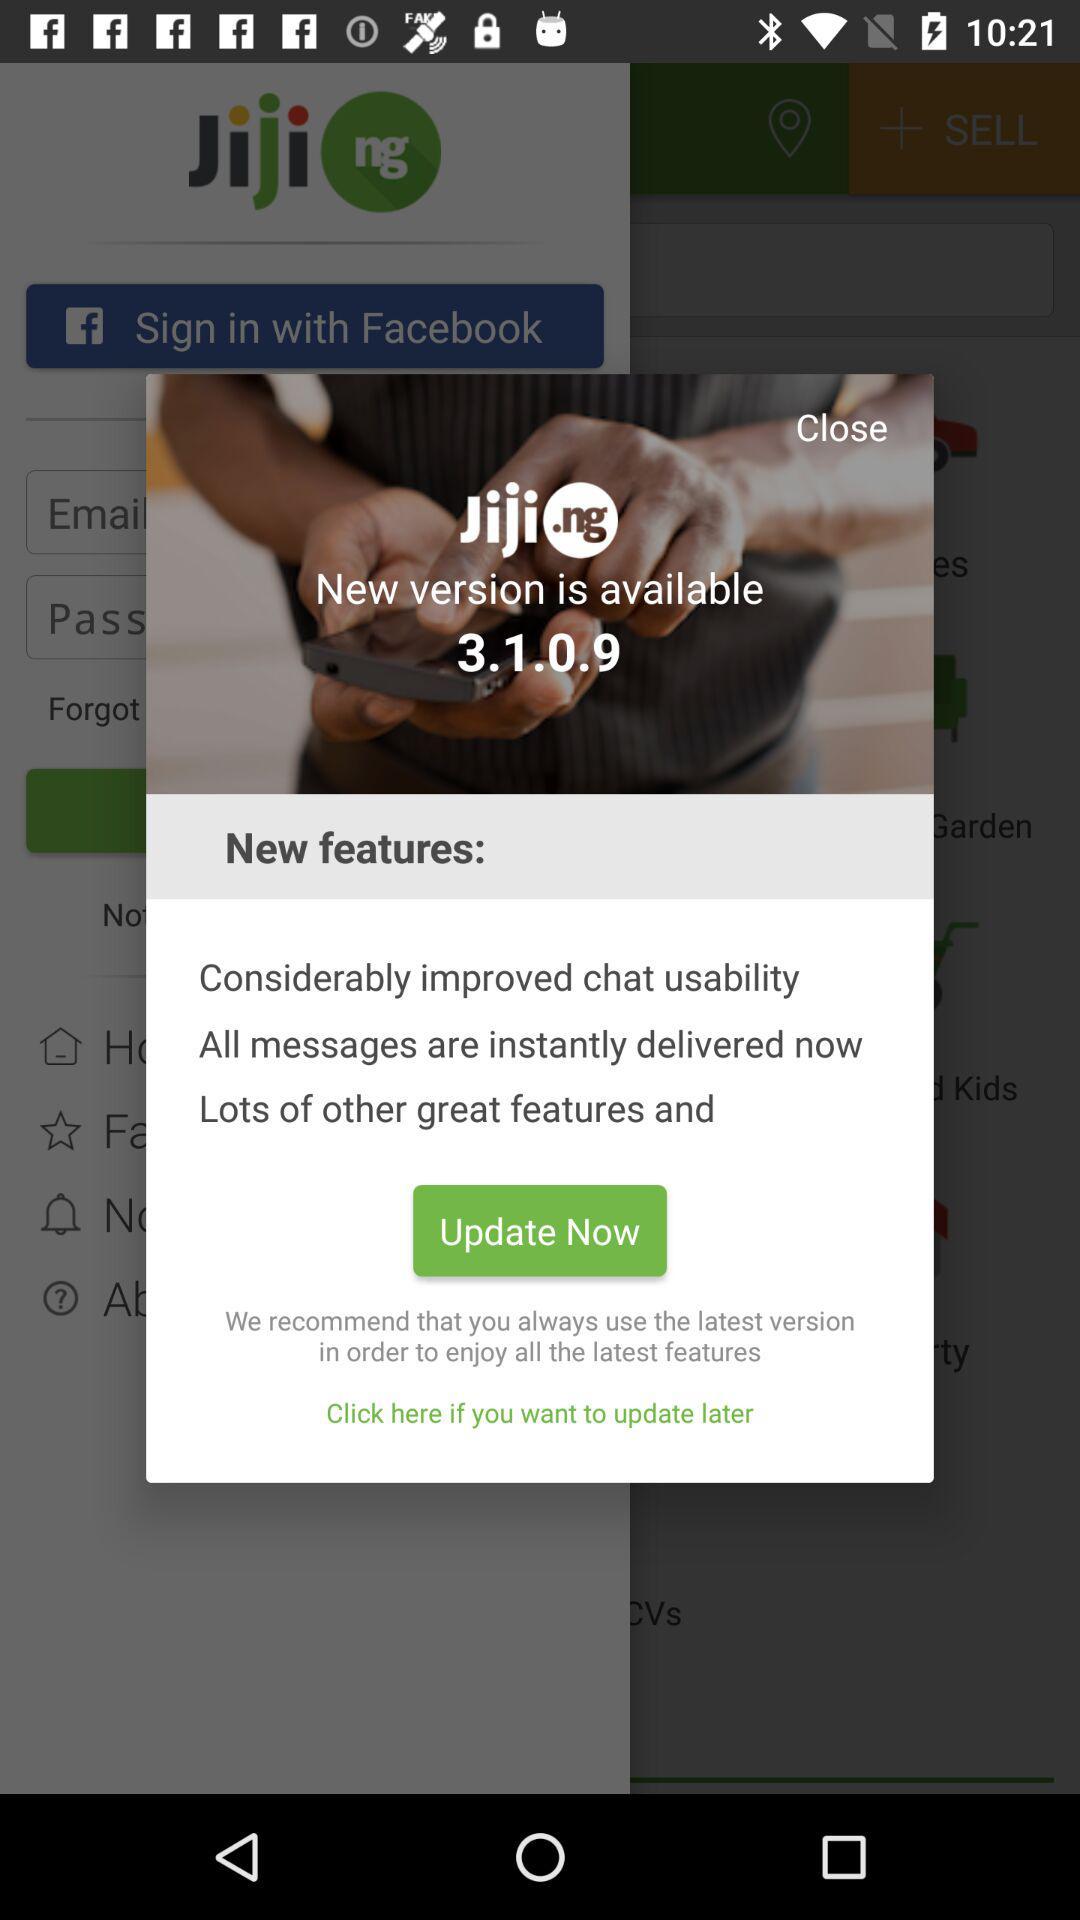  I want to click on app above we recommend that item, so click(540, 1229).